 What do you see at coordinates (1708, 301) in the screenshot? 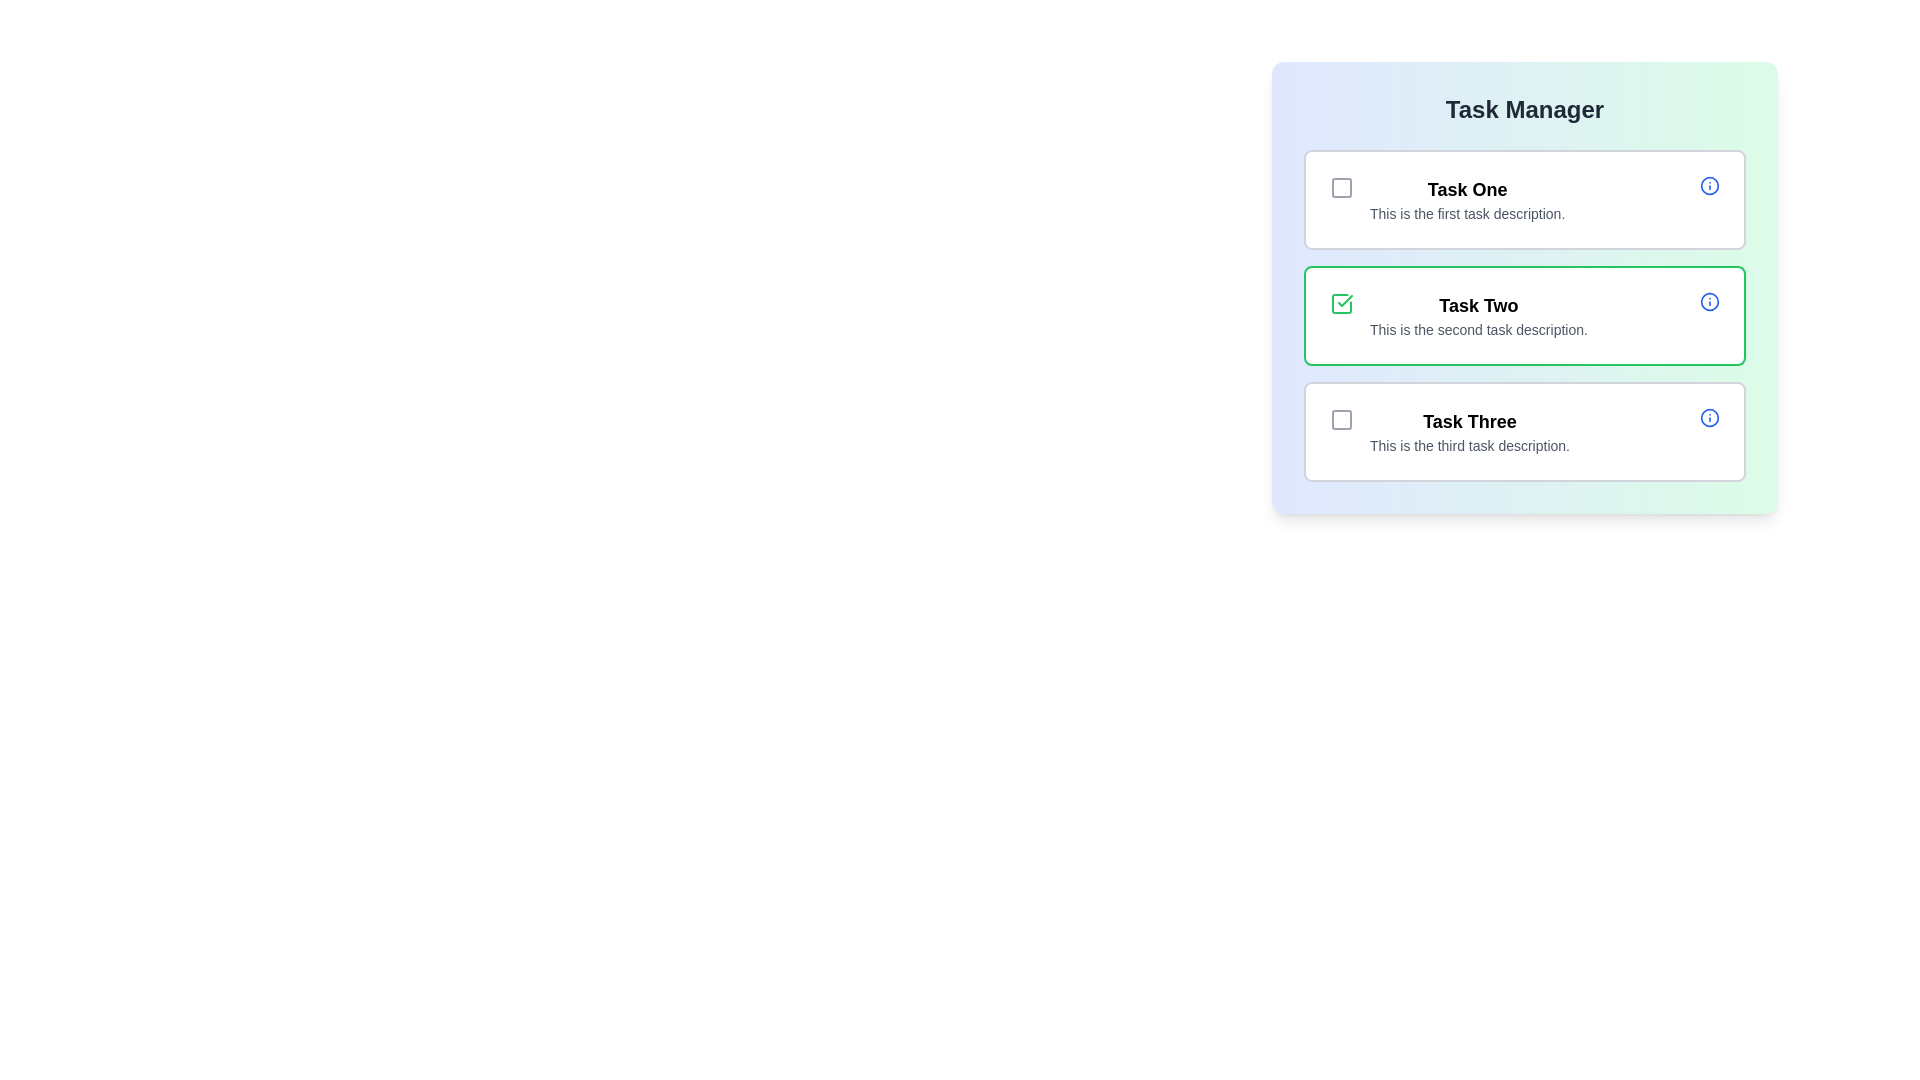
I see `the central circular shape of the information icon next to the 'Task Two' entry in the task manager interface` at bounding box center [1708, 301].